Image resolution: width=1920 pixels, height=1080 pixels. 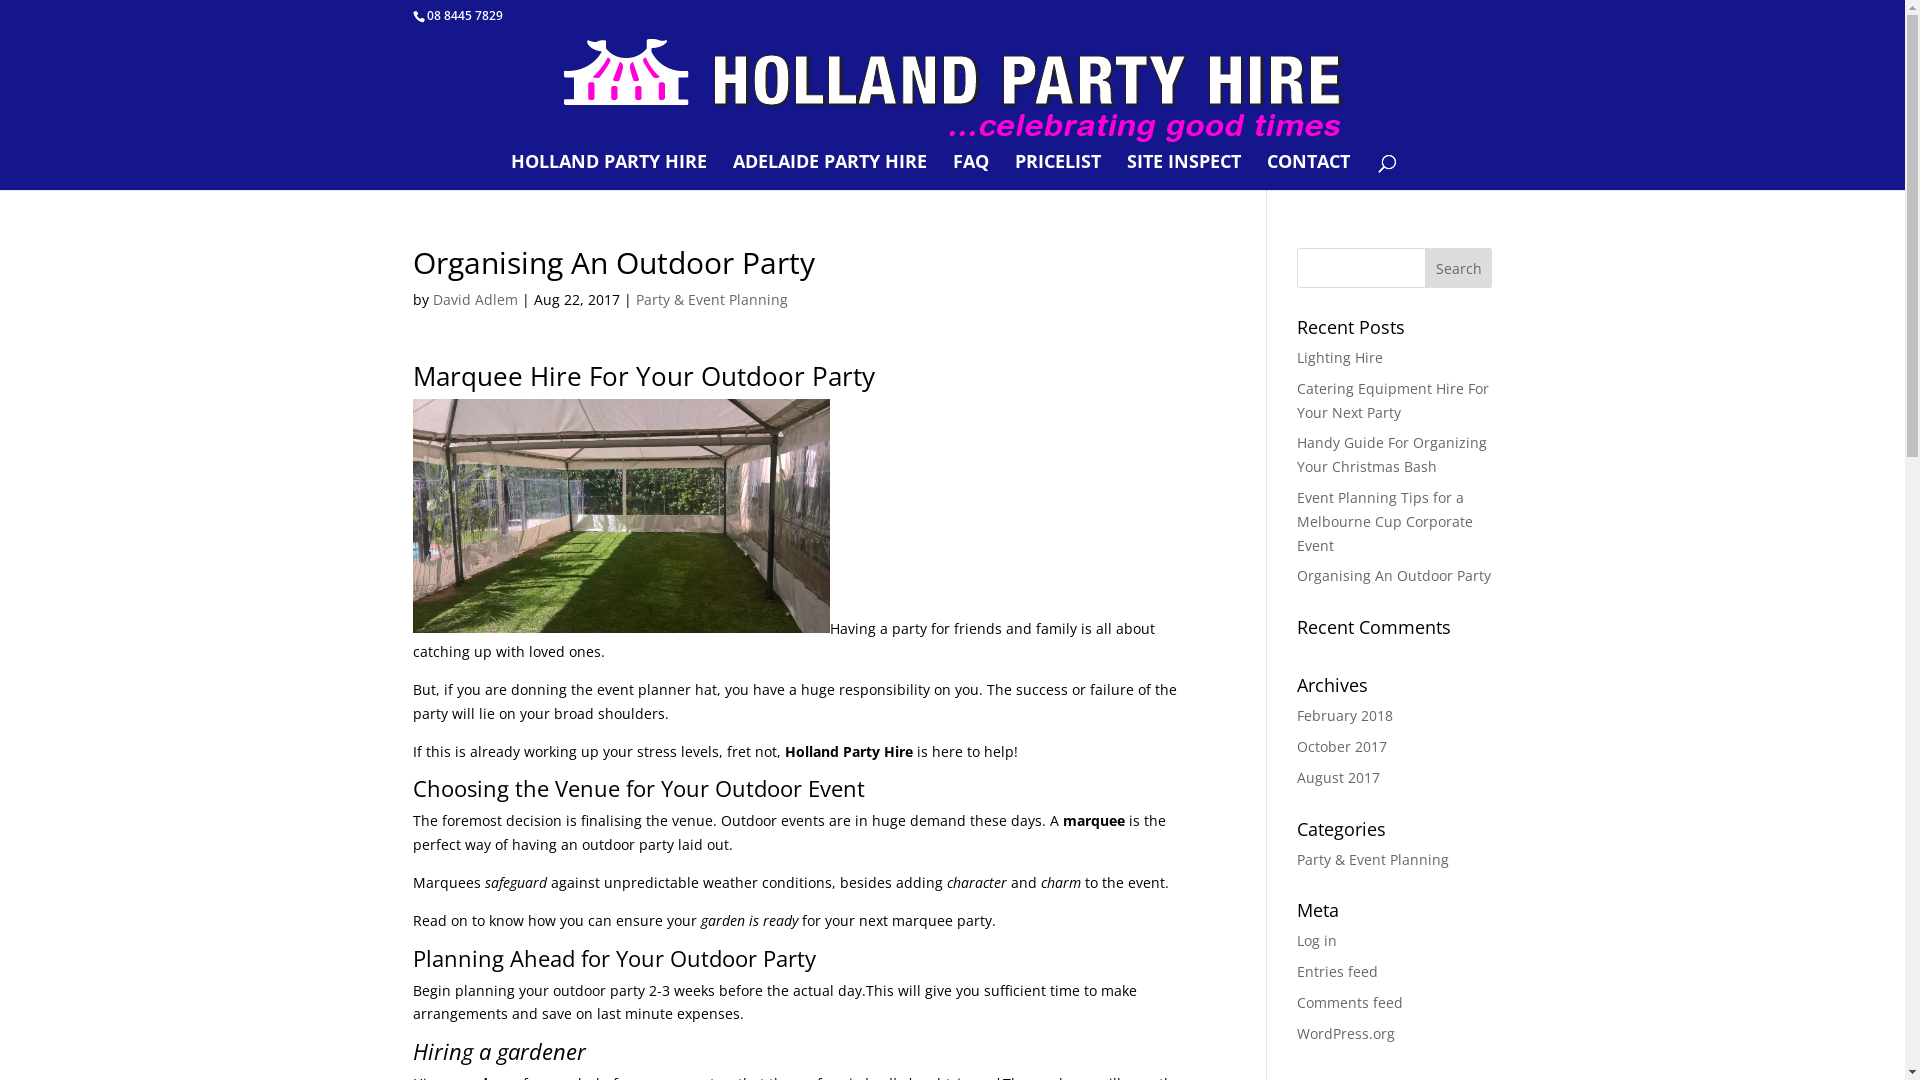 I want to click on 'Comments feed', so click(x=1349, y=1002).